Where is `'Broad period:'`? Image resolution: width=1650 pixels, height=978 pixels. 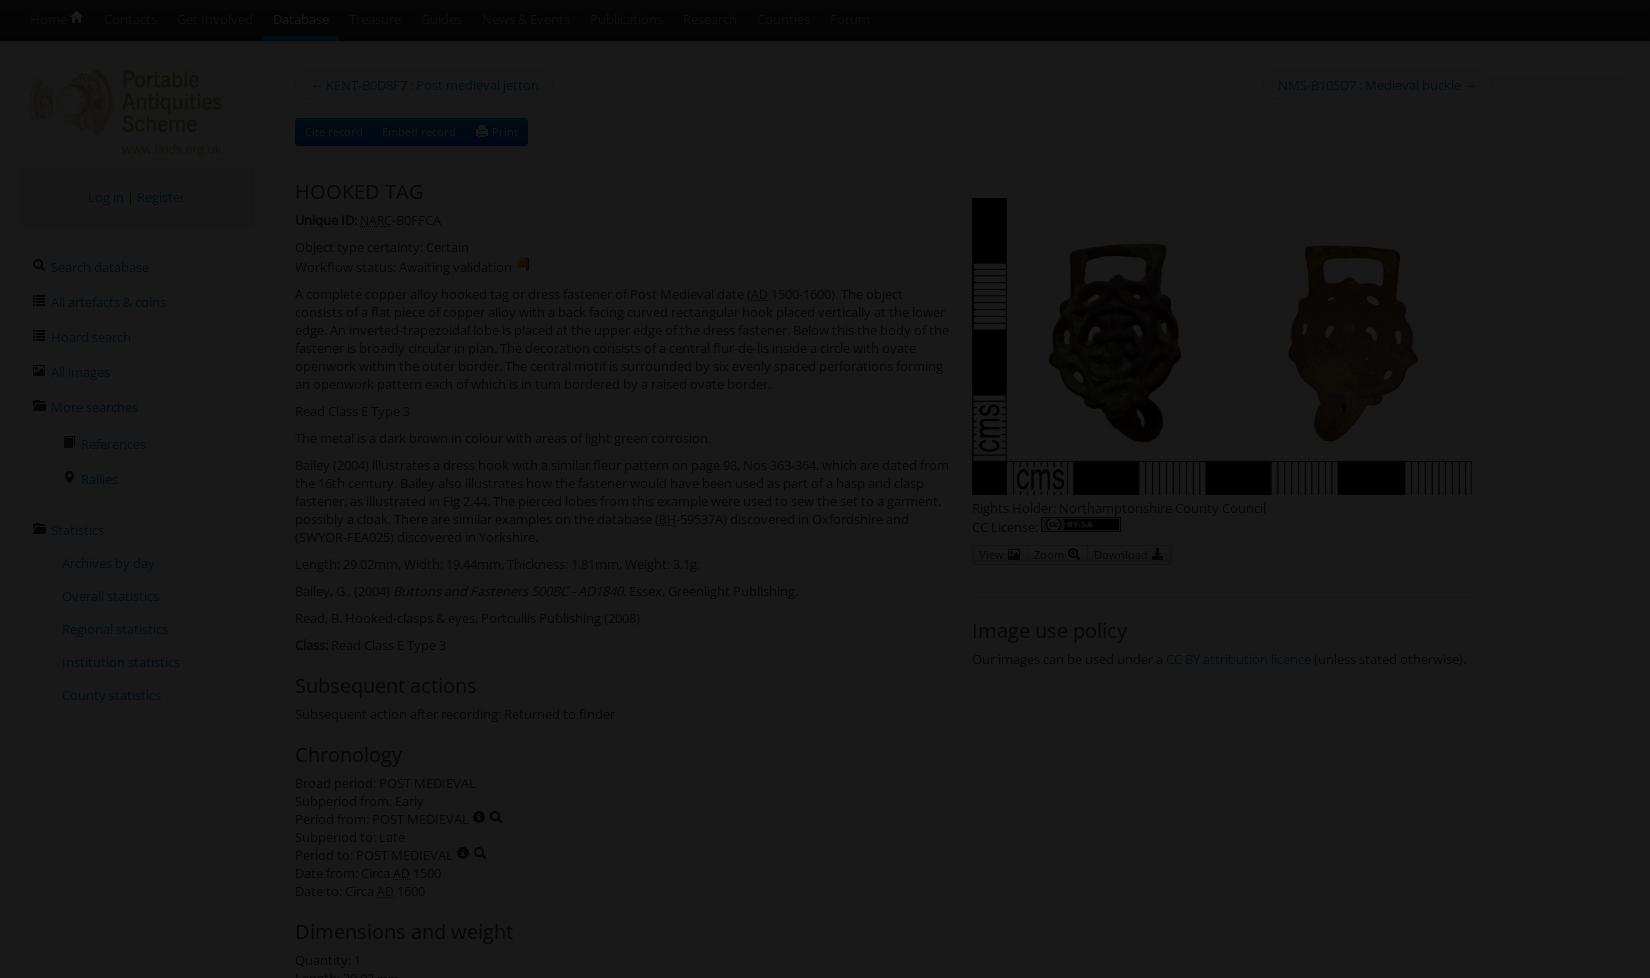 'Broad period:' is located at coordinates (336, 781).